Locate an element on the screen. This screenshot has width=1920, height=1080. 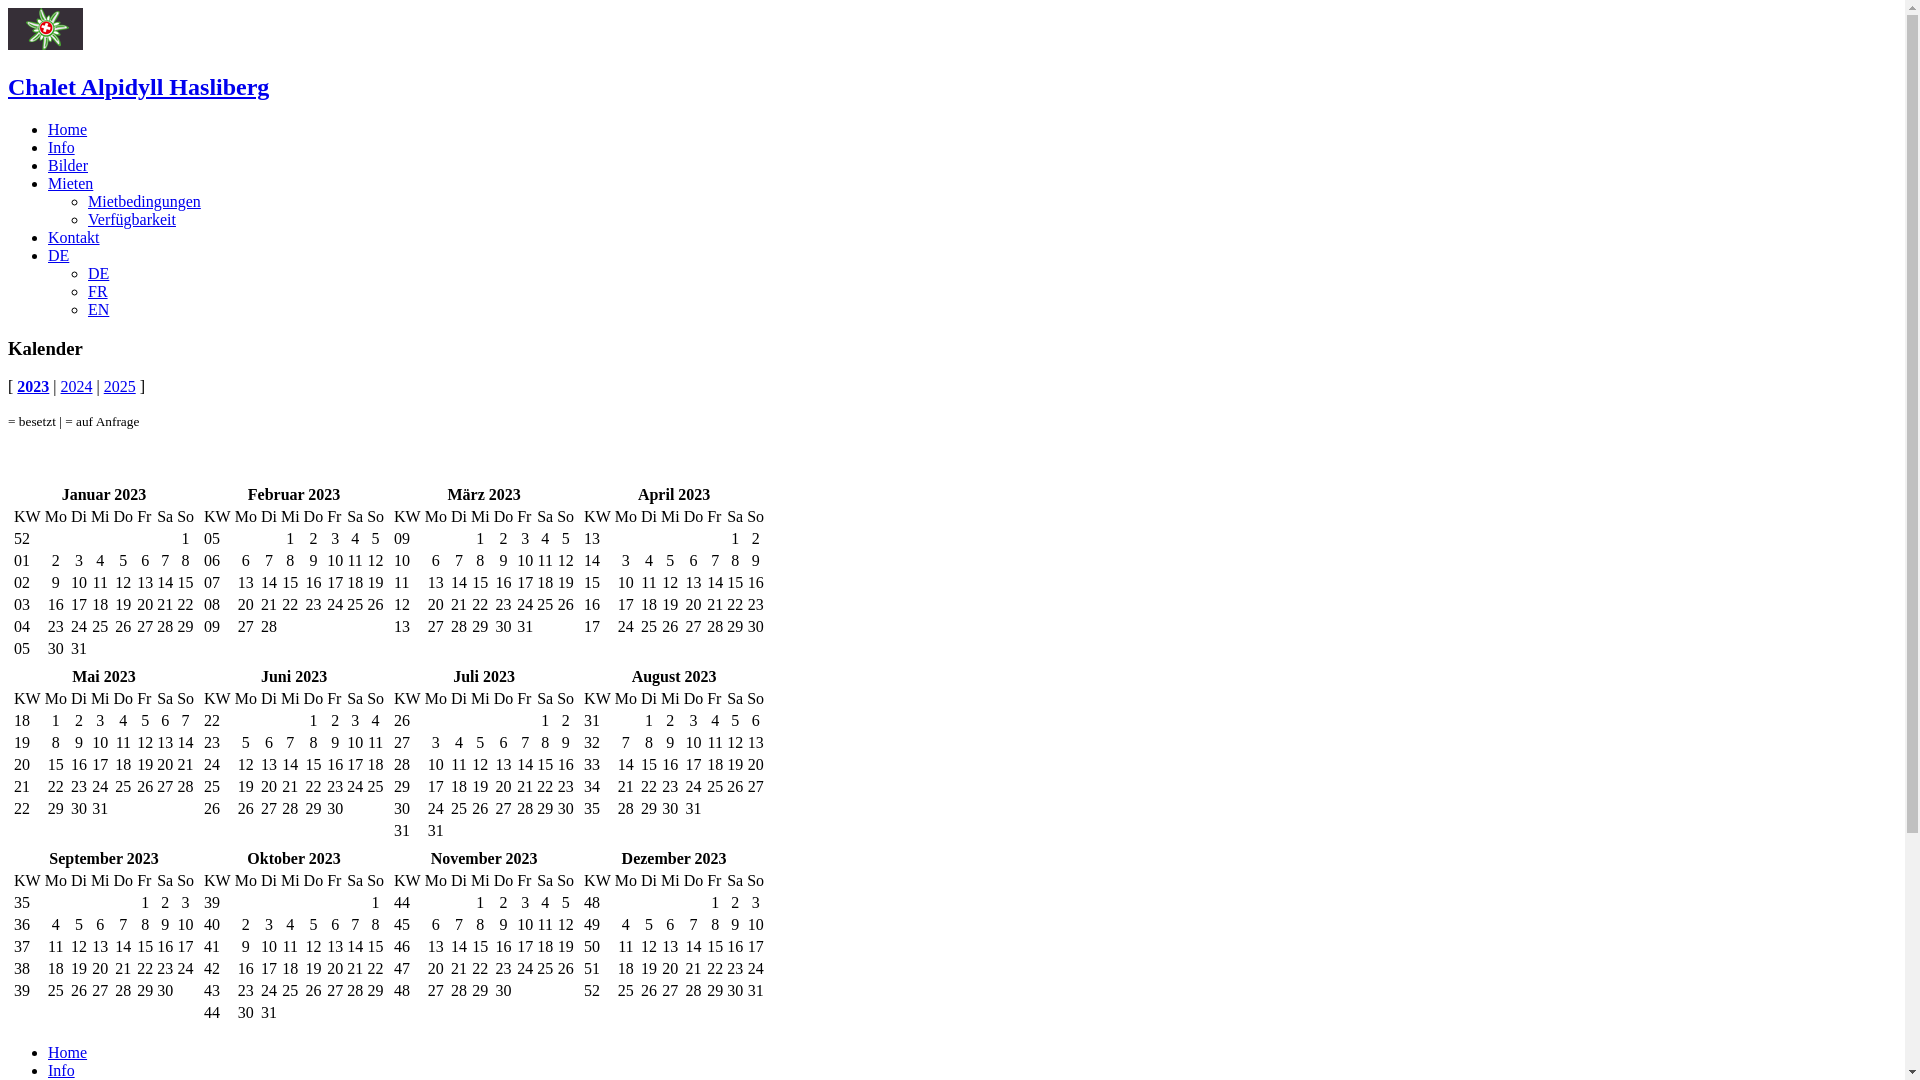
'Chalet Alpidyll Hasliberg' is located at coordinates (137, 86).